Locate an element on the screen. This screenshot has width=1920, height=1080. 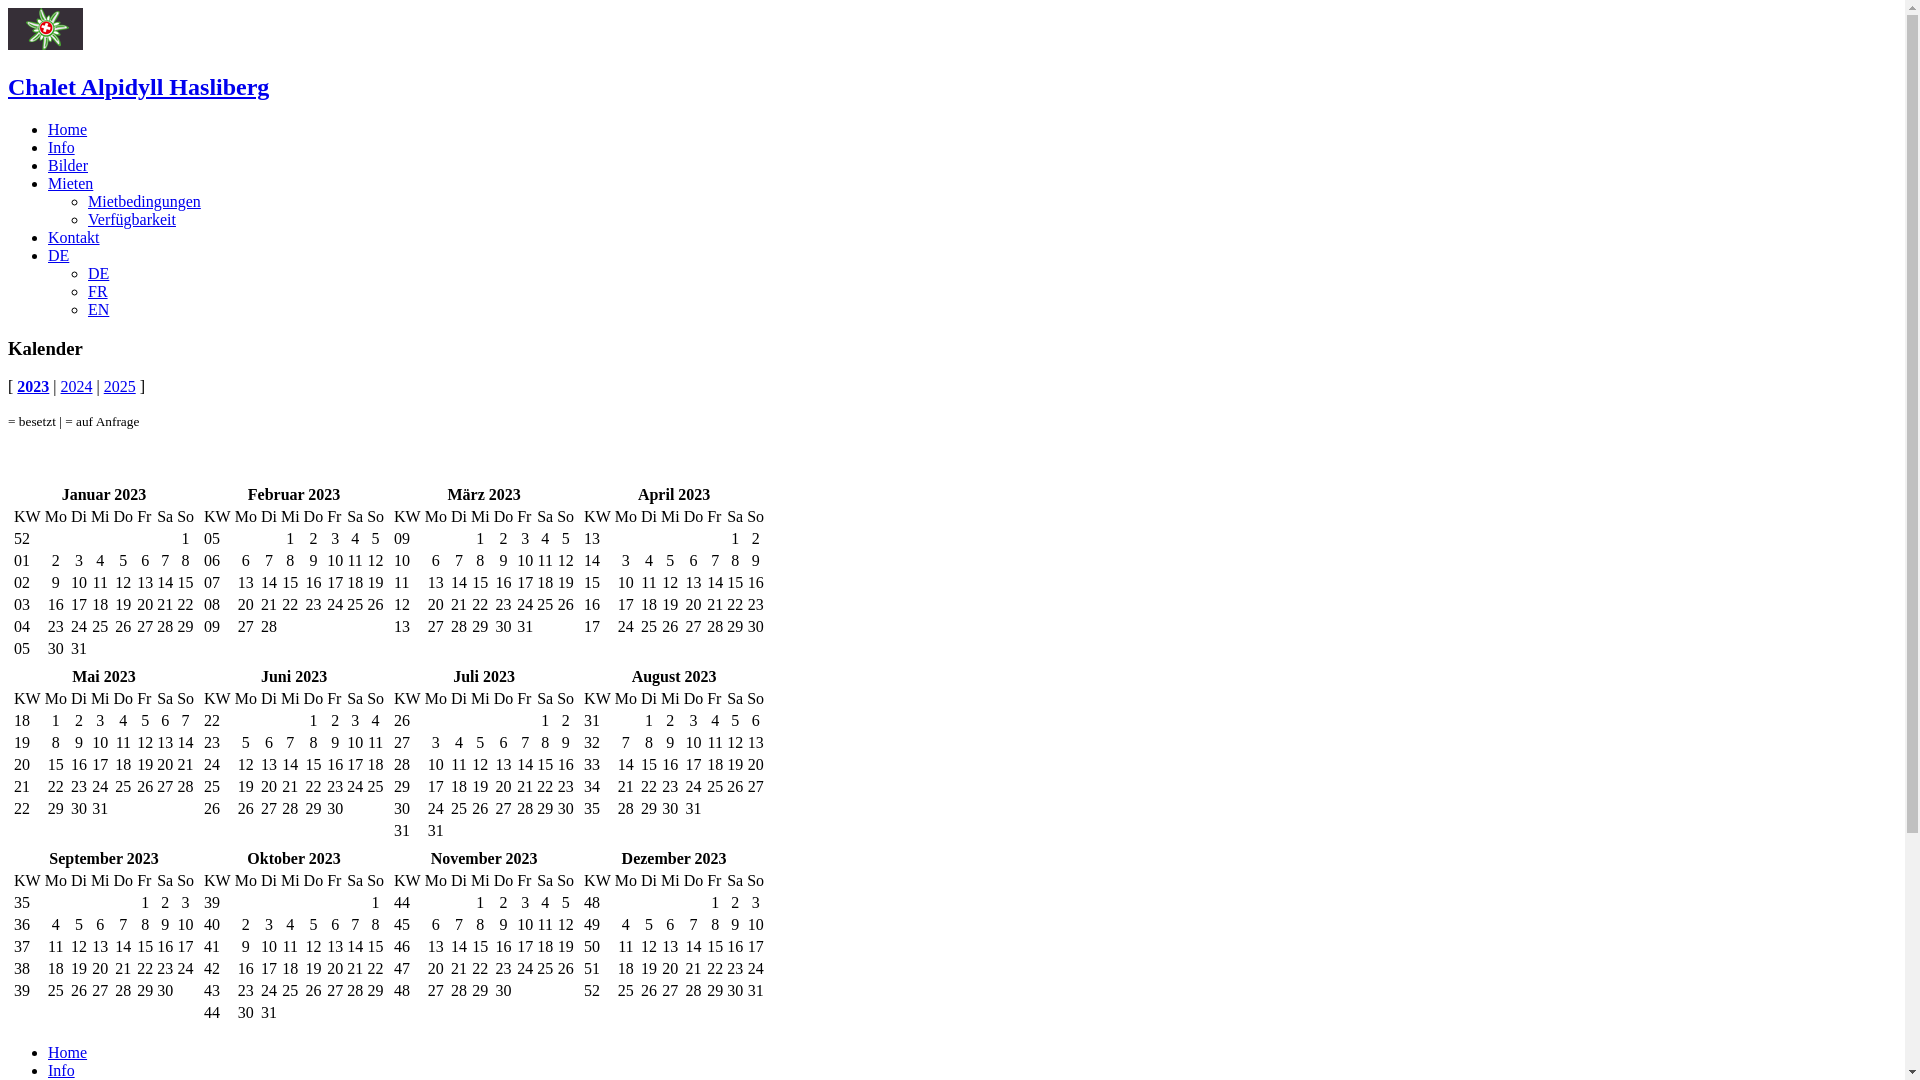
'Chalet Alpidyll Hasliberg' is located at coordinates (137, 86).